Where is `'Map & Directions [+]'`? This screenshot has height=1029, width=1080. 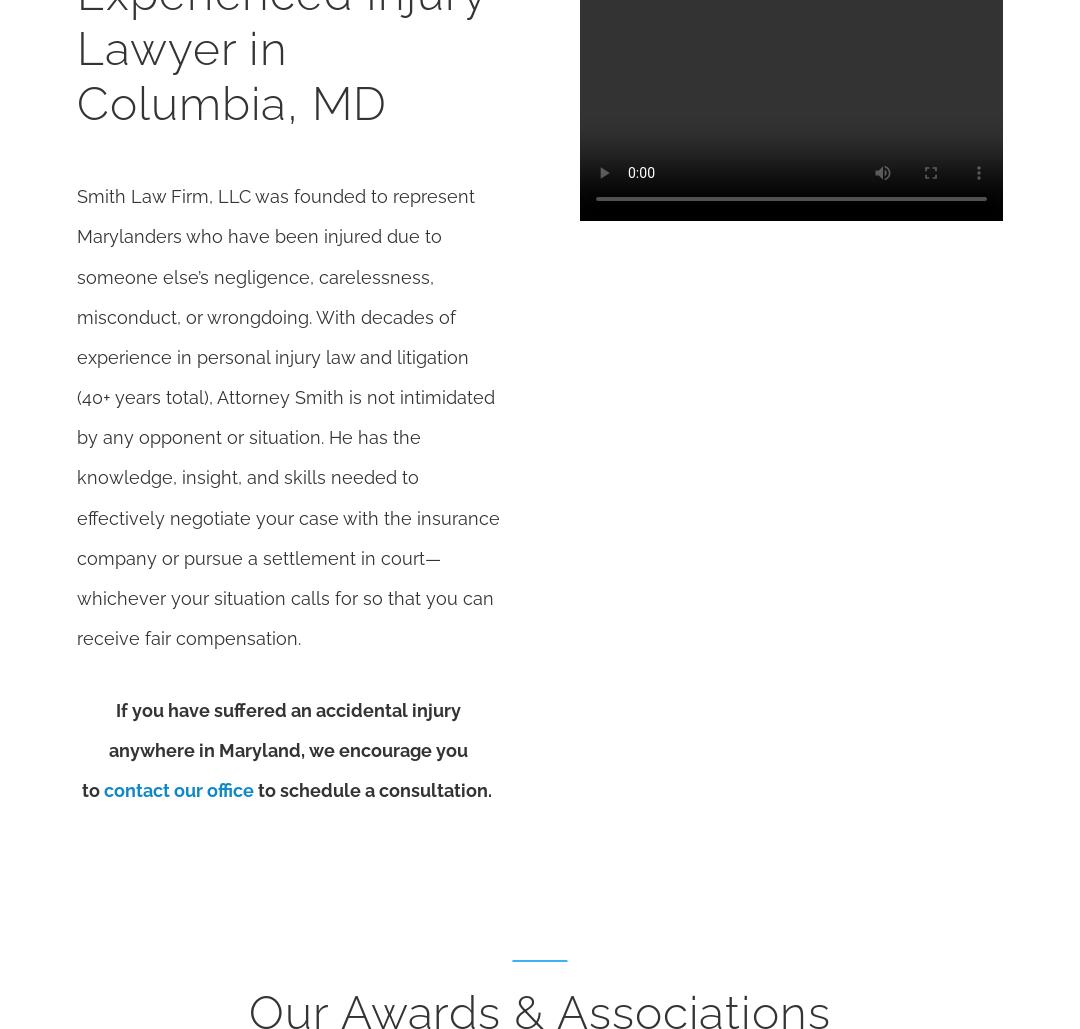
'Map & Directions [+]' is located at coordinates (768, 329).